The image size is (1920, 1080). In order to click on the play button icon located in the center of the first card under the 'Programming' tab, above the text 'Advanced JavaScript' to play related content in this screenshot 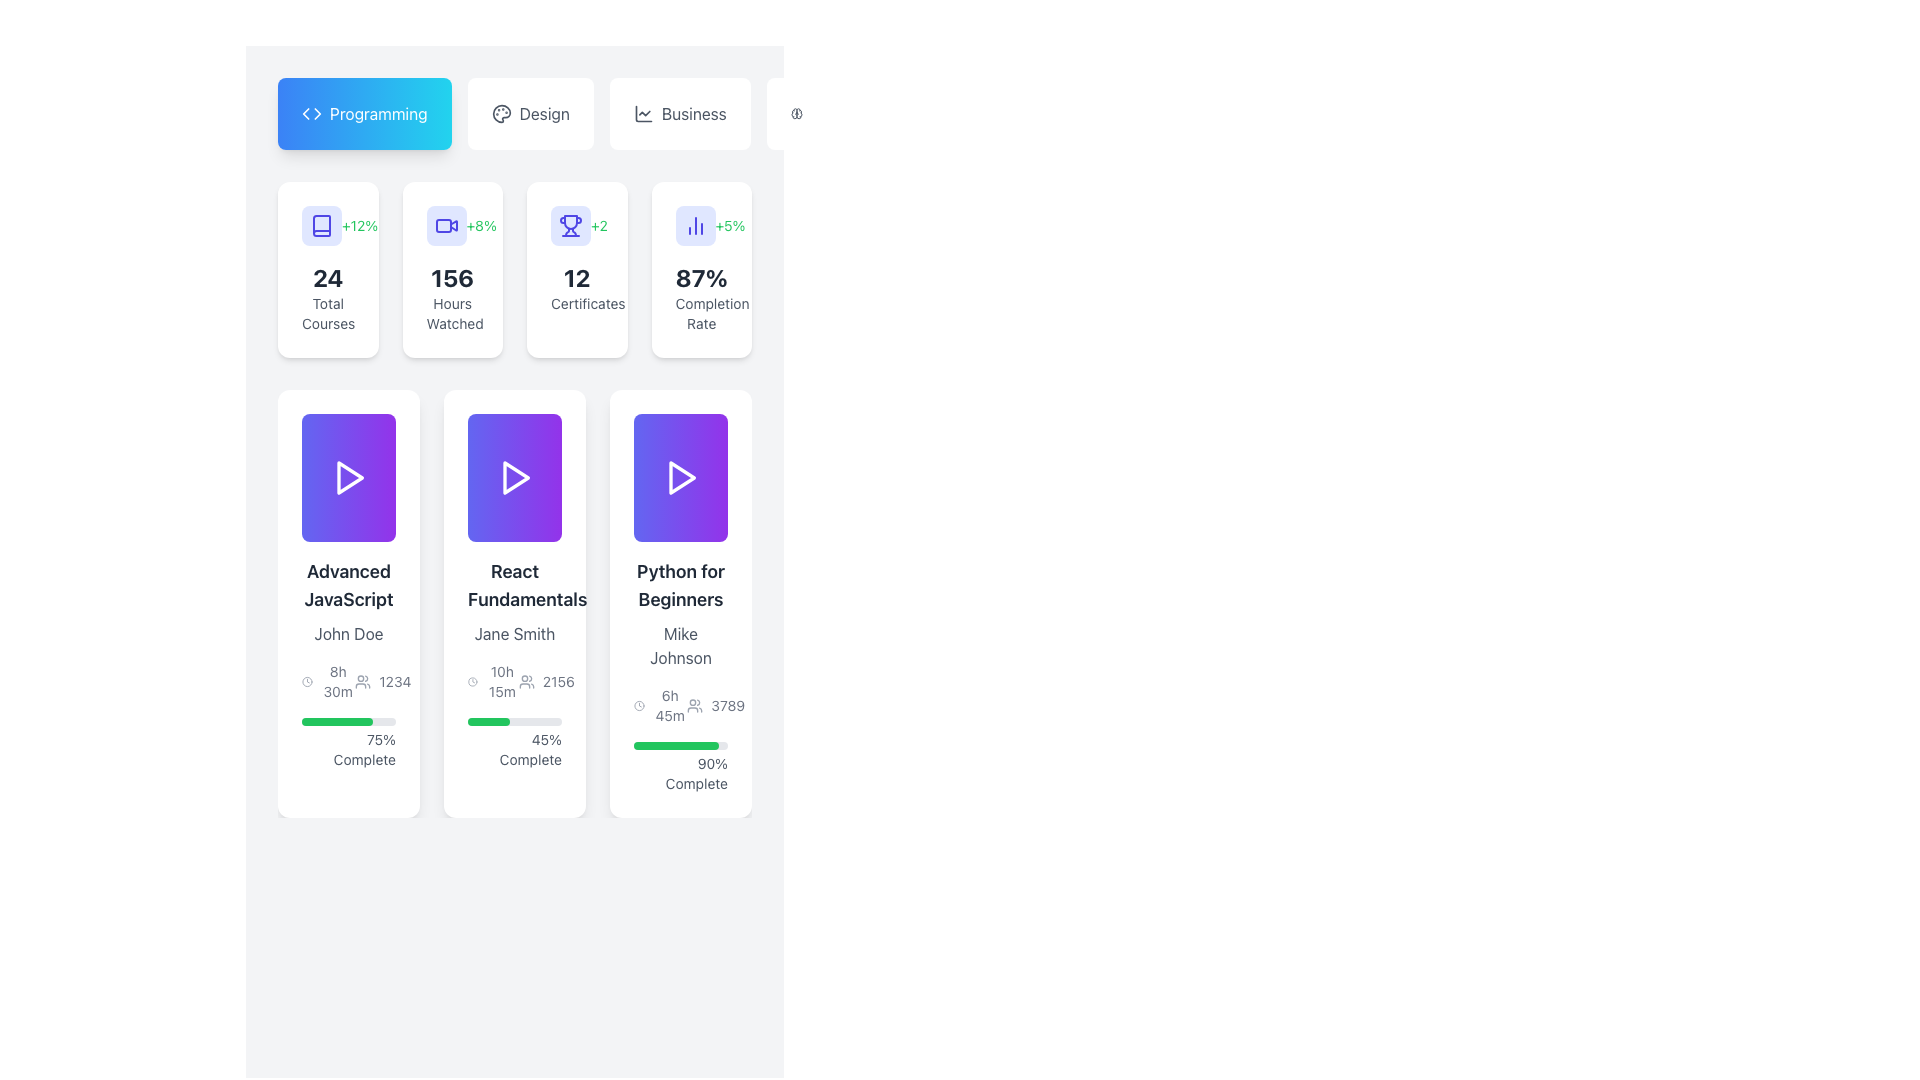, I will do `click(349, 478)`.